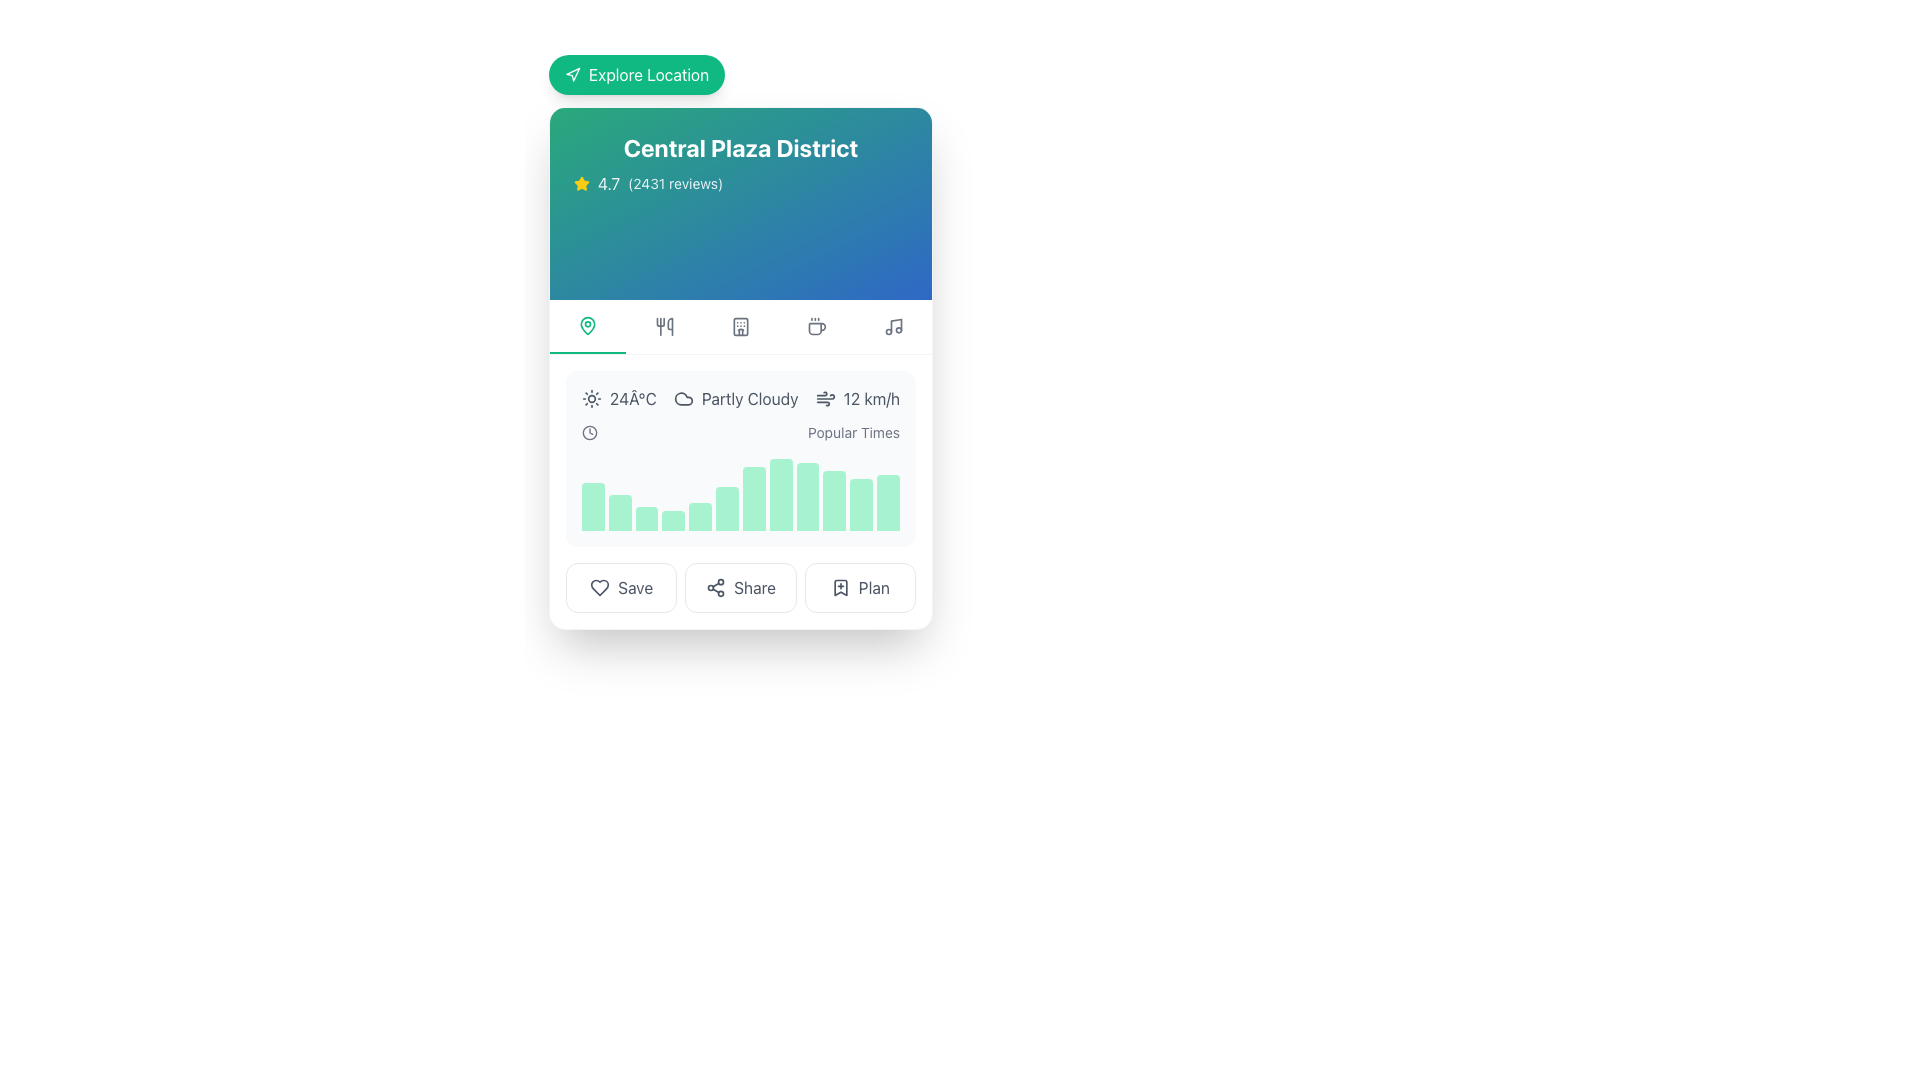  I want to click on the 'Share' button that has a light gray background, rounded corners, and a sharing icon on the left side, positioned between the 'Save' and 'Plan' buttons, so click(739, 586).